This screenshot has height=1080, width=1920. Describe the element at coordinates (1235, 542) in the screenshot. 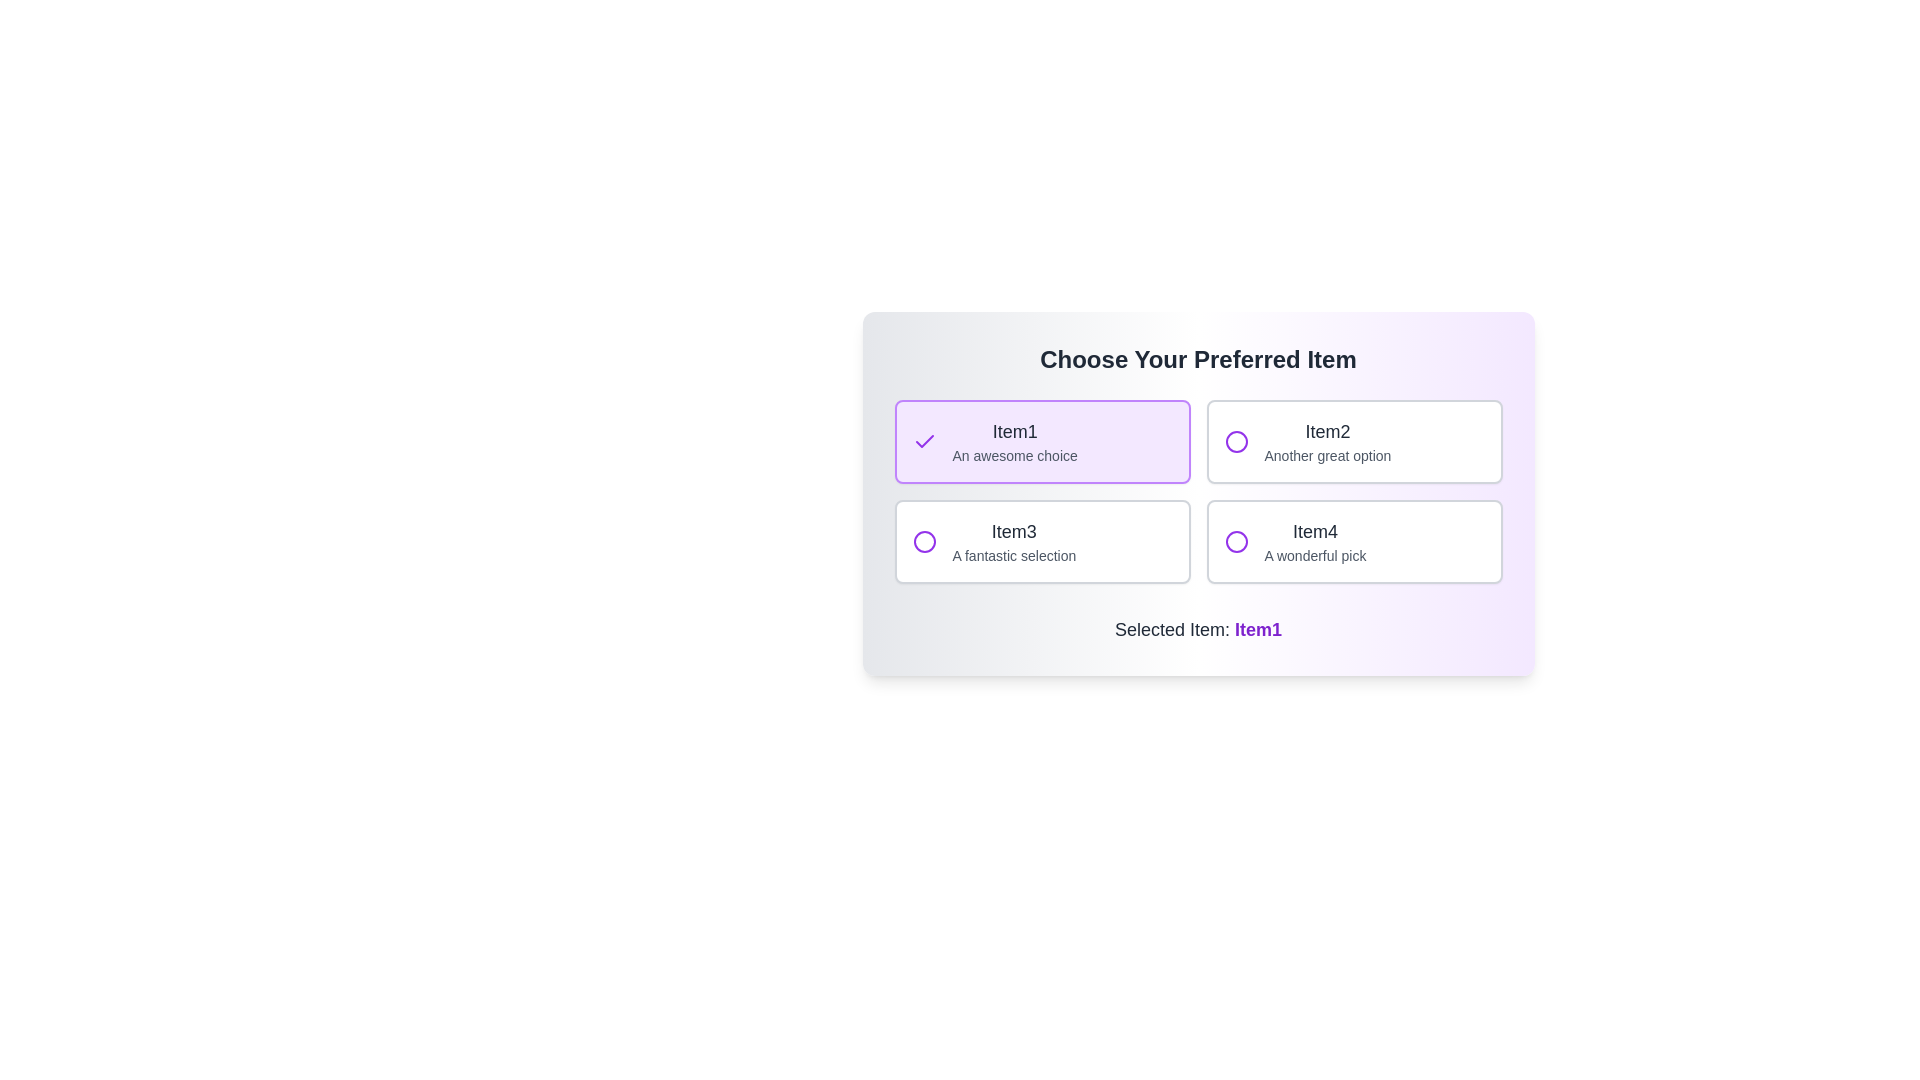

I see `the unselected radio button located in the lower-right quadrant of the selection grid` at that location.